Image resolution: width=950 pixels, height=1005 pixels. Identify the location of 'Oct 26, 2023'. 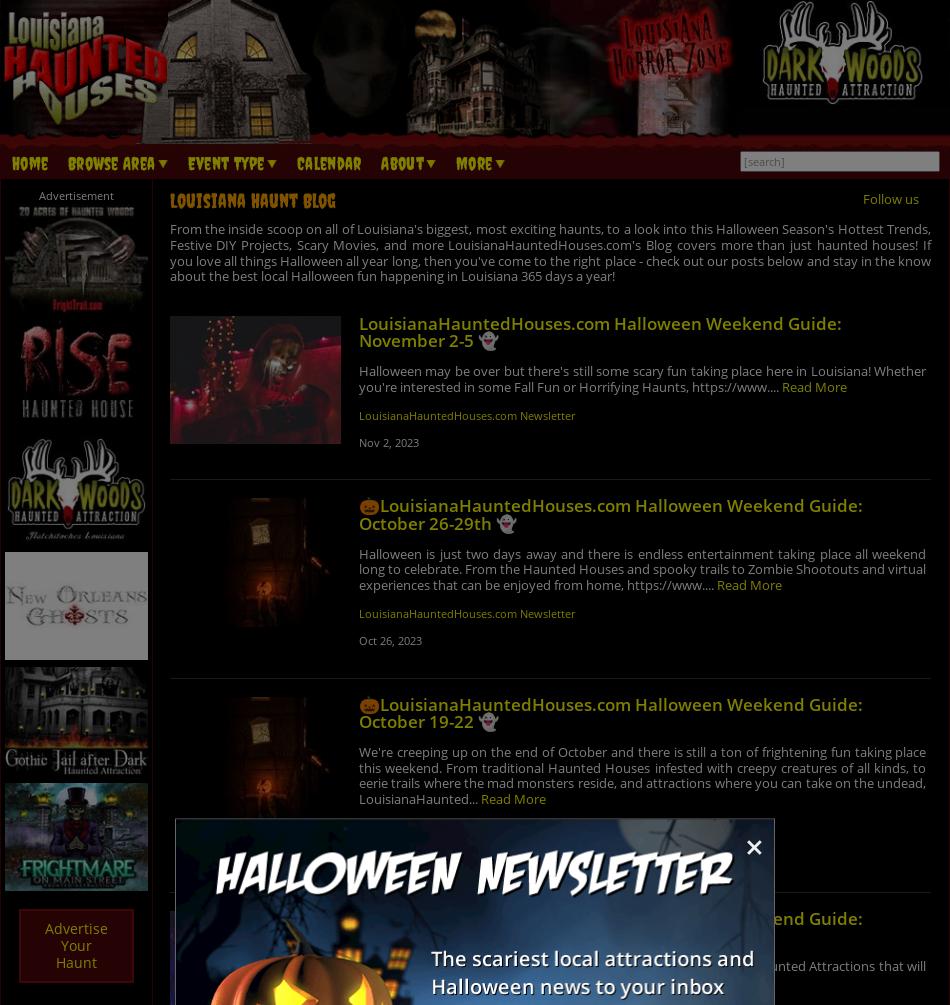
(388, 639).